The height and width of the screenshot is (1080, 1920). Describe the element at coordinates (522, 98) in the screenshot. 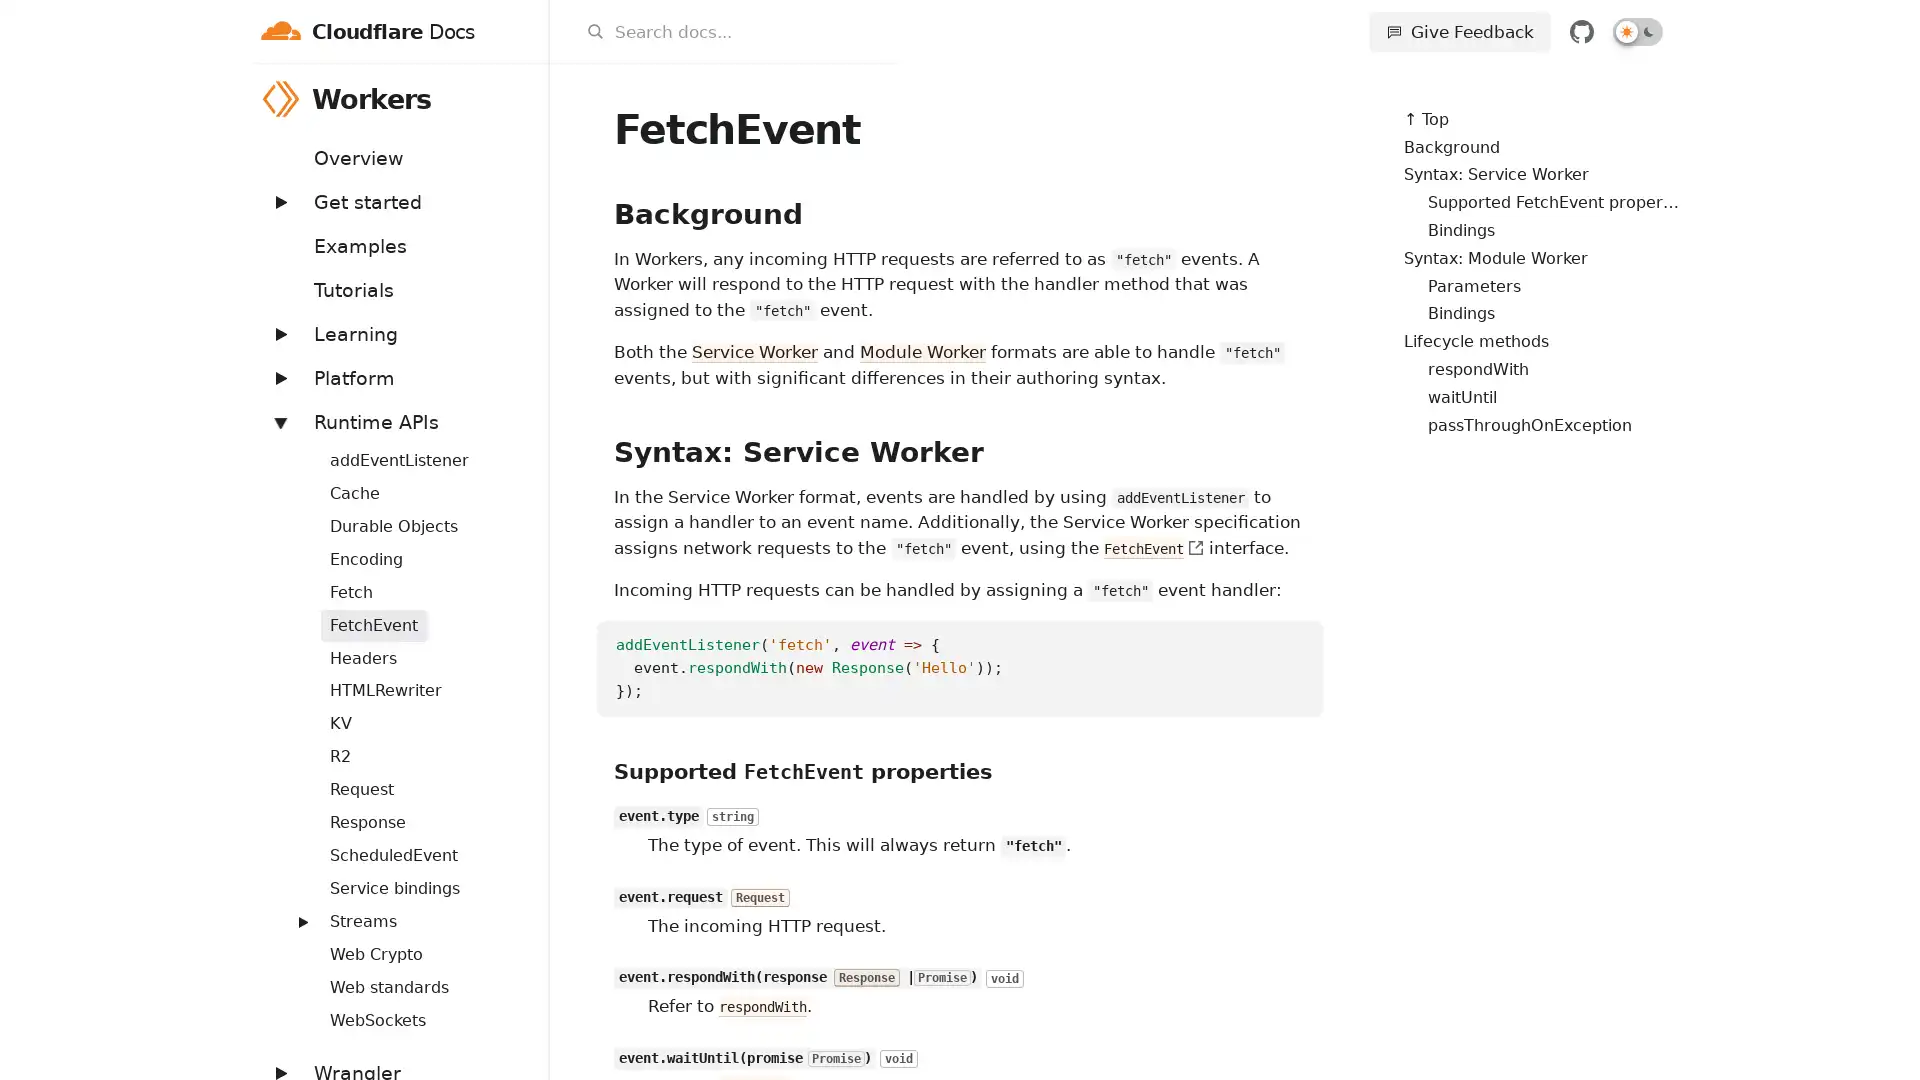

I see `Workers menu` at that location.